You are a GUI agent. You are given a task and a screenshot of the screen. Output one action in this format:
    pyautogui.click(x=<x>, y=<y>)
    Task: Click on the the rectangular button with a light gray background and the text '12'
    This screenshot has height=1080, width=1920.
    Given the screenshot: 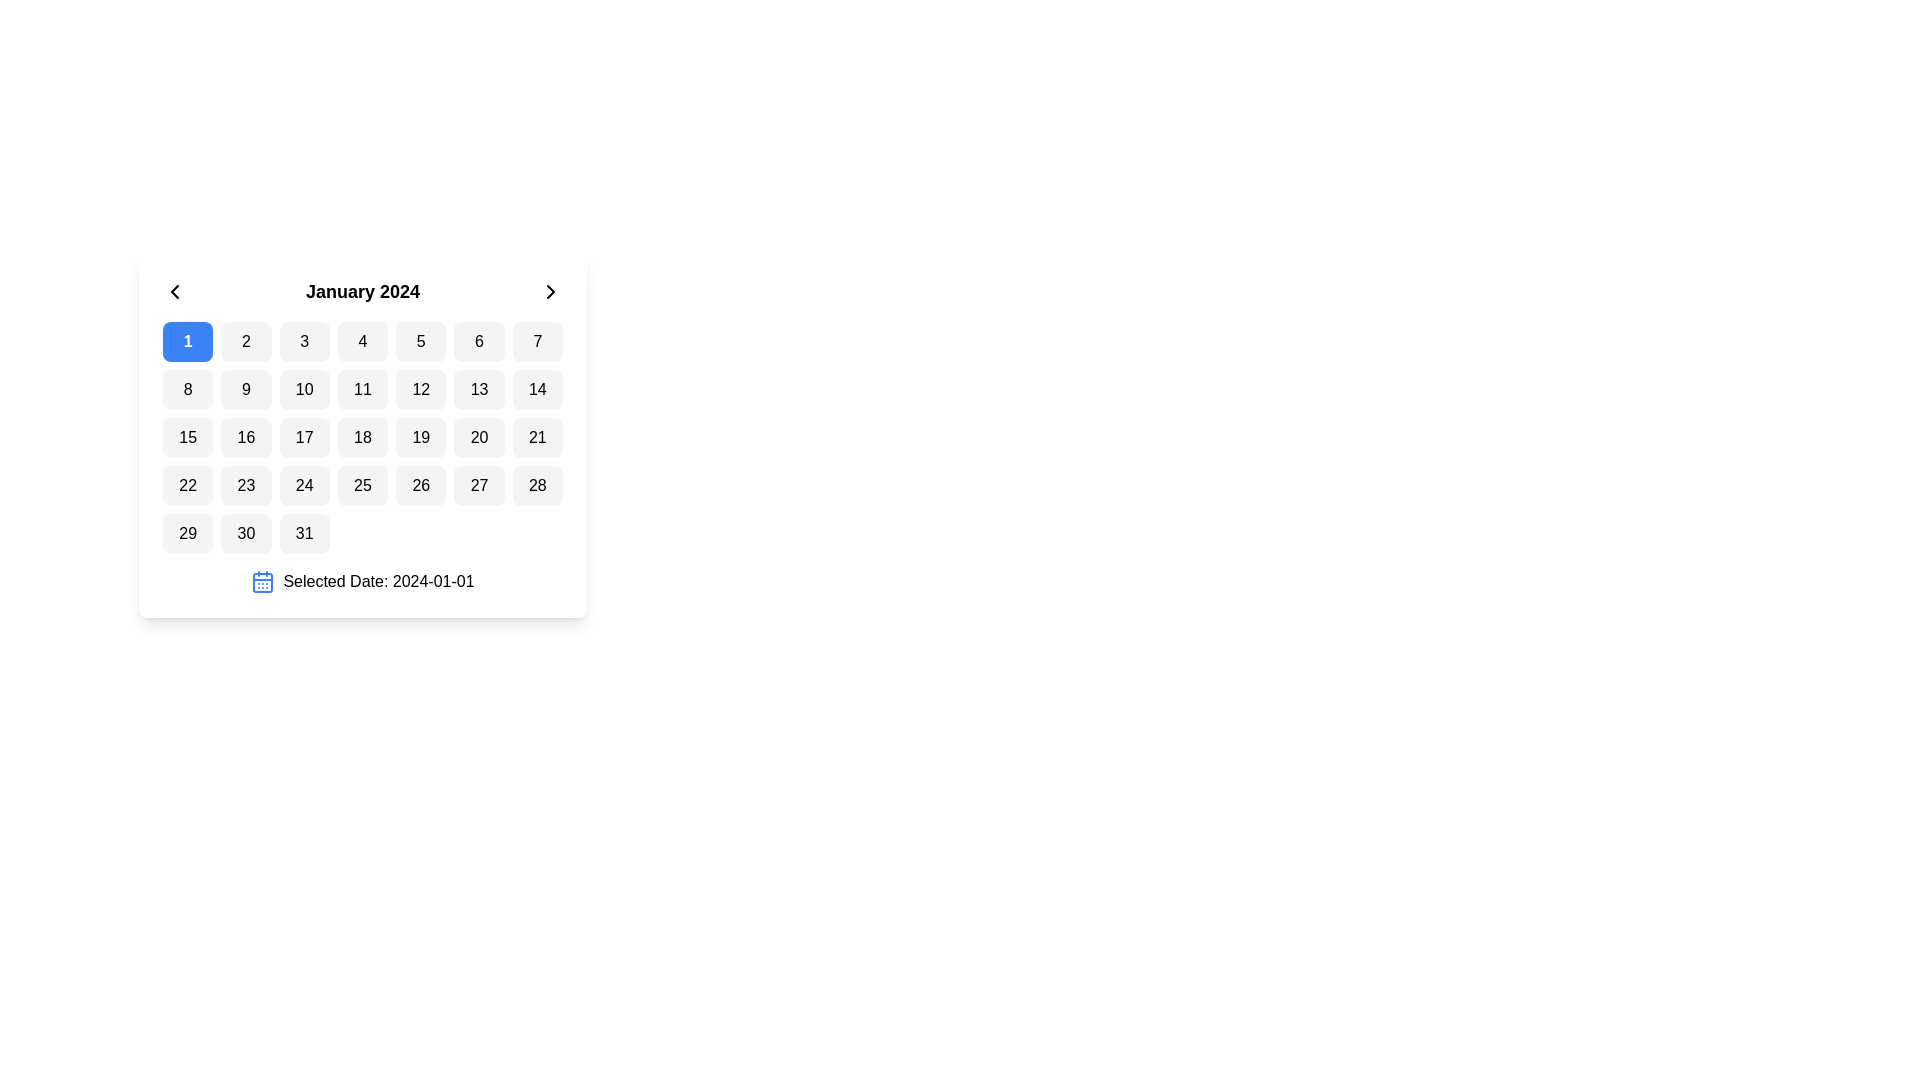 What is the action you would take?
    pyautogui.click(x=420, y=389)
    